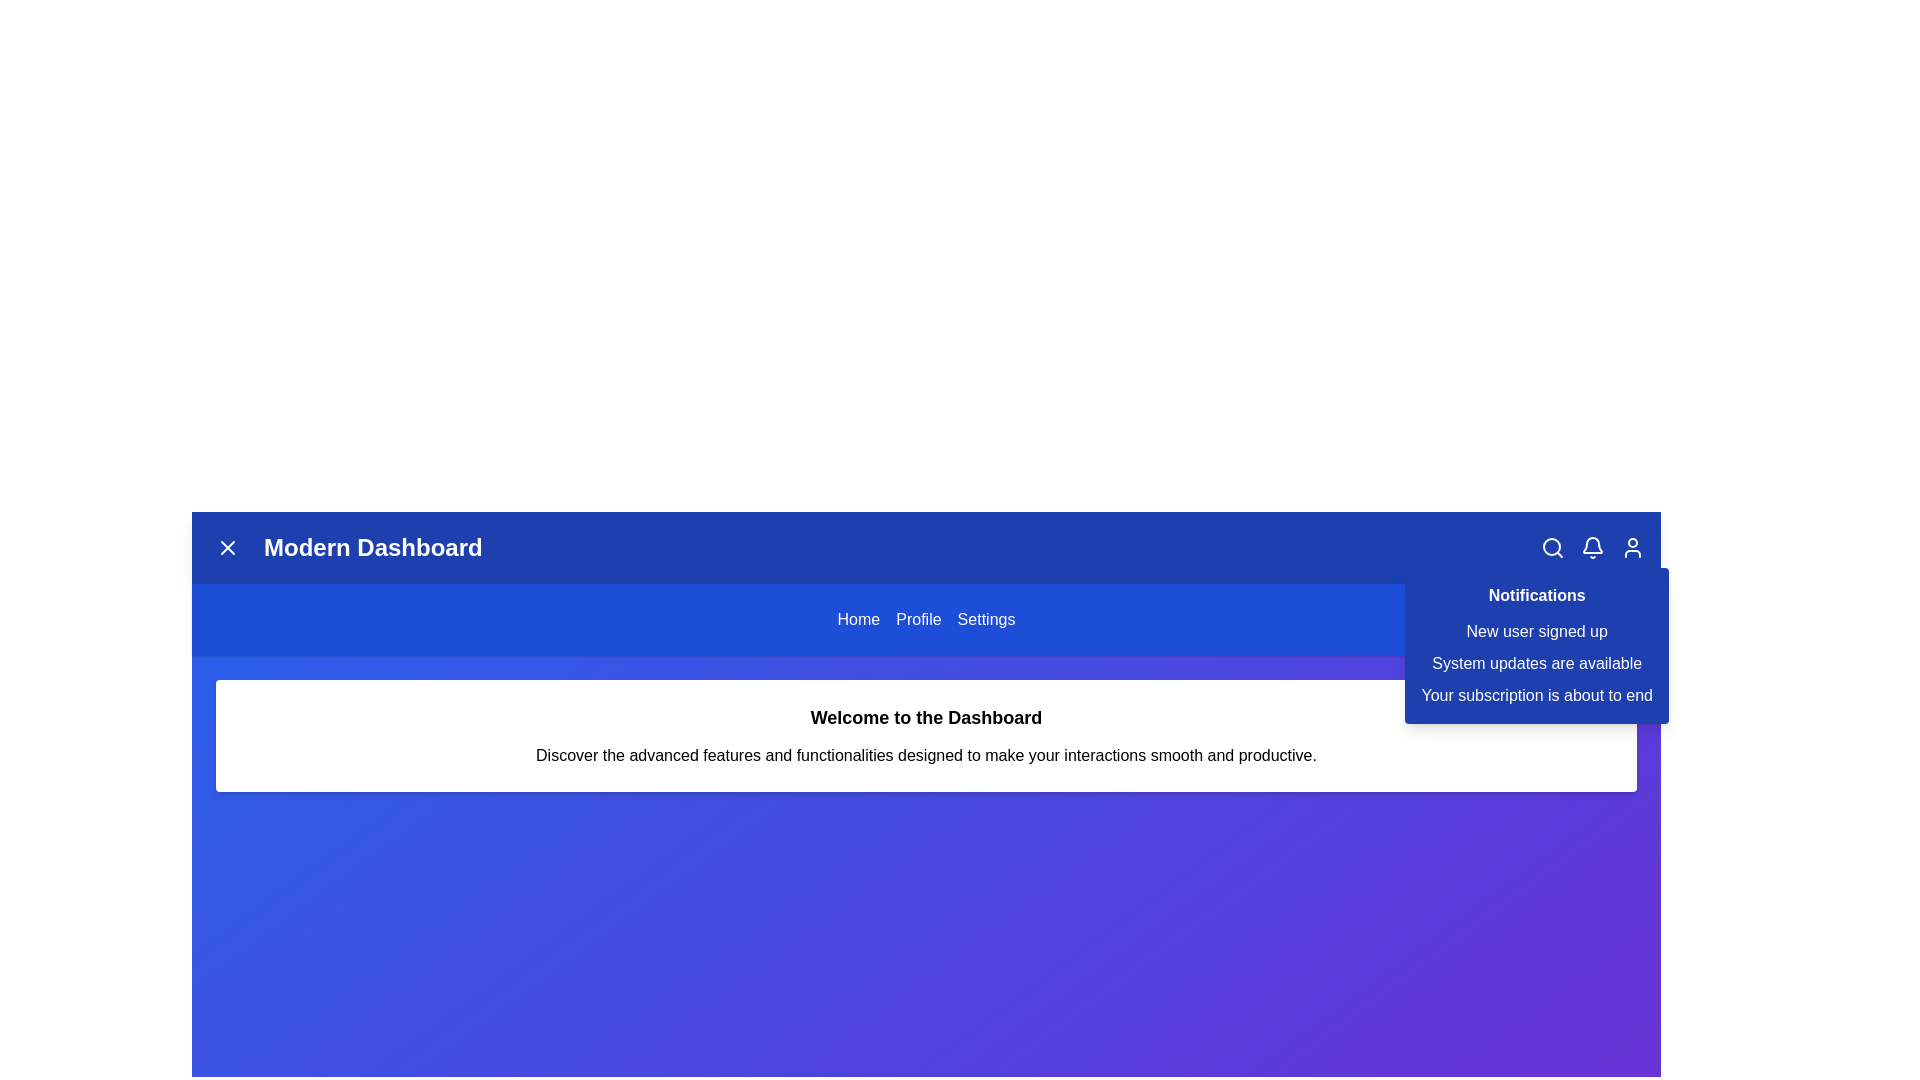 The width and height of the screenshot is (1920, 1080). I want to click on the search icon to initiate a search, so click(1552, 547).